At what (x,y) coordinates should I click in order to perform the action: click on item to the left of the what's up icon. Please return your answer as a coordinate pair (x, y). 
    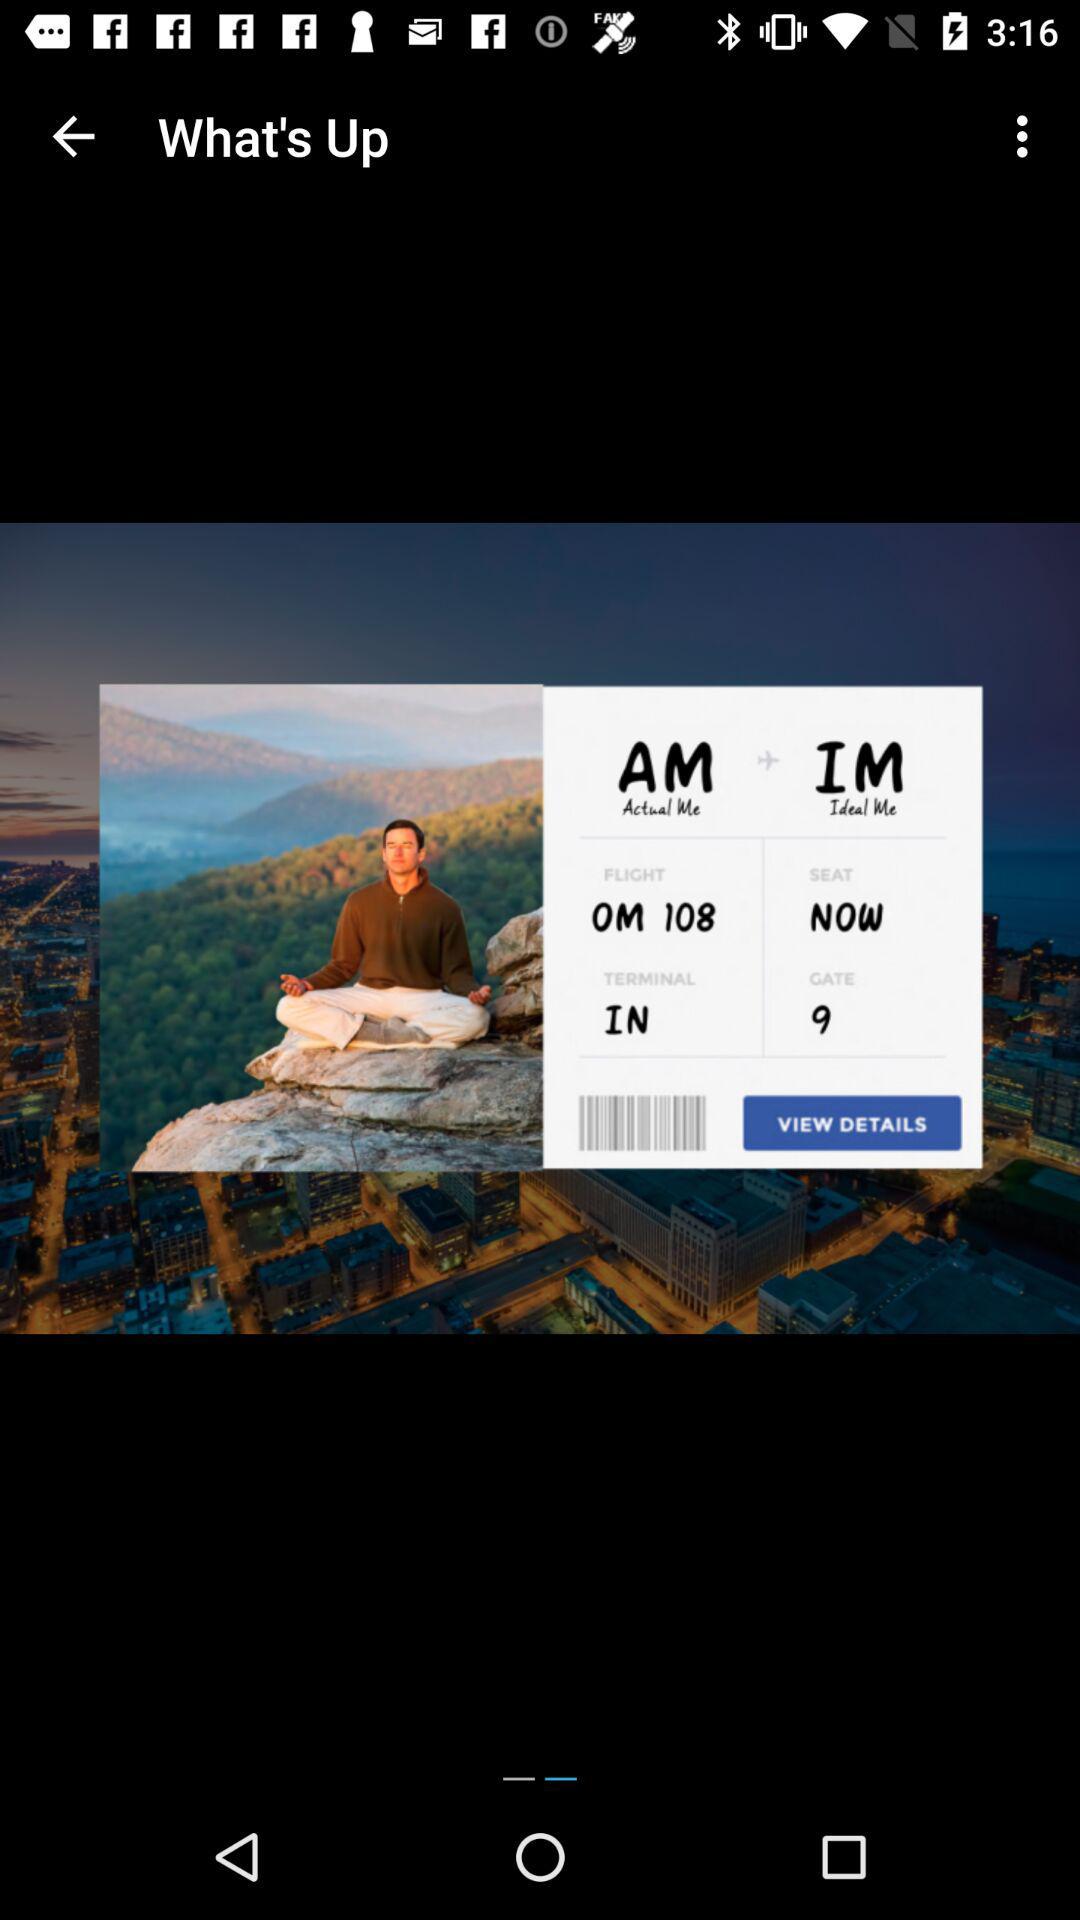
    Looking at the image, I should click on (72, 135).